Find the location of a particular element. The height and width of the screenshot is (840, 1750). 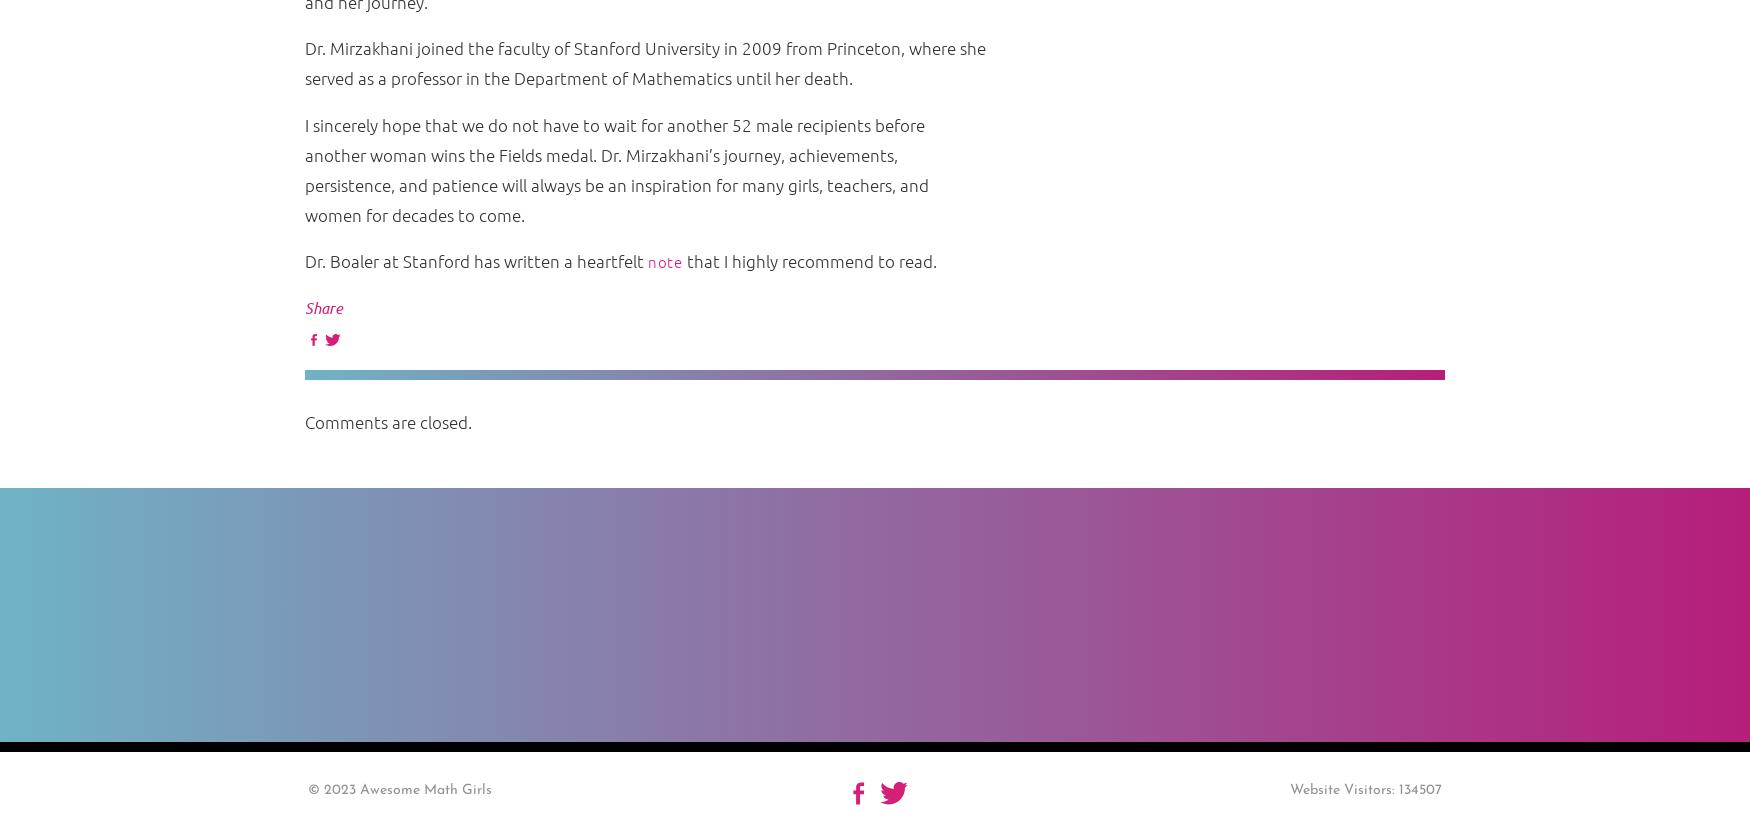

'Comments are closed.' is located at coordinates (387, 422).